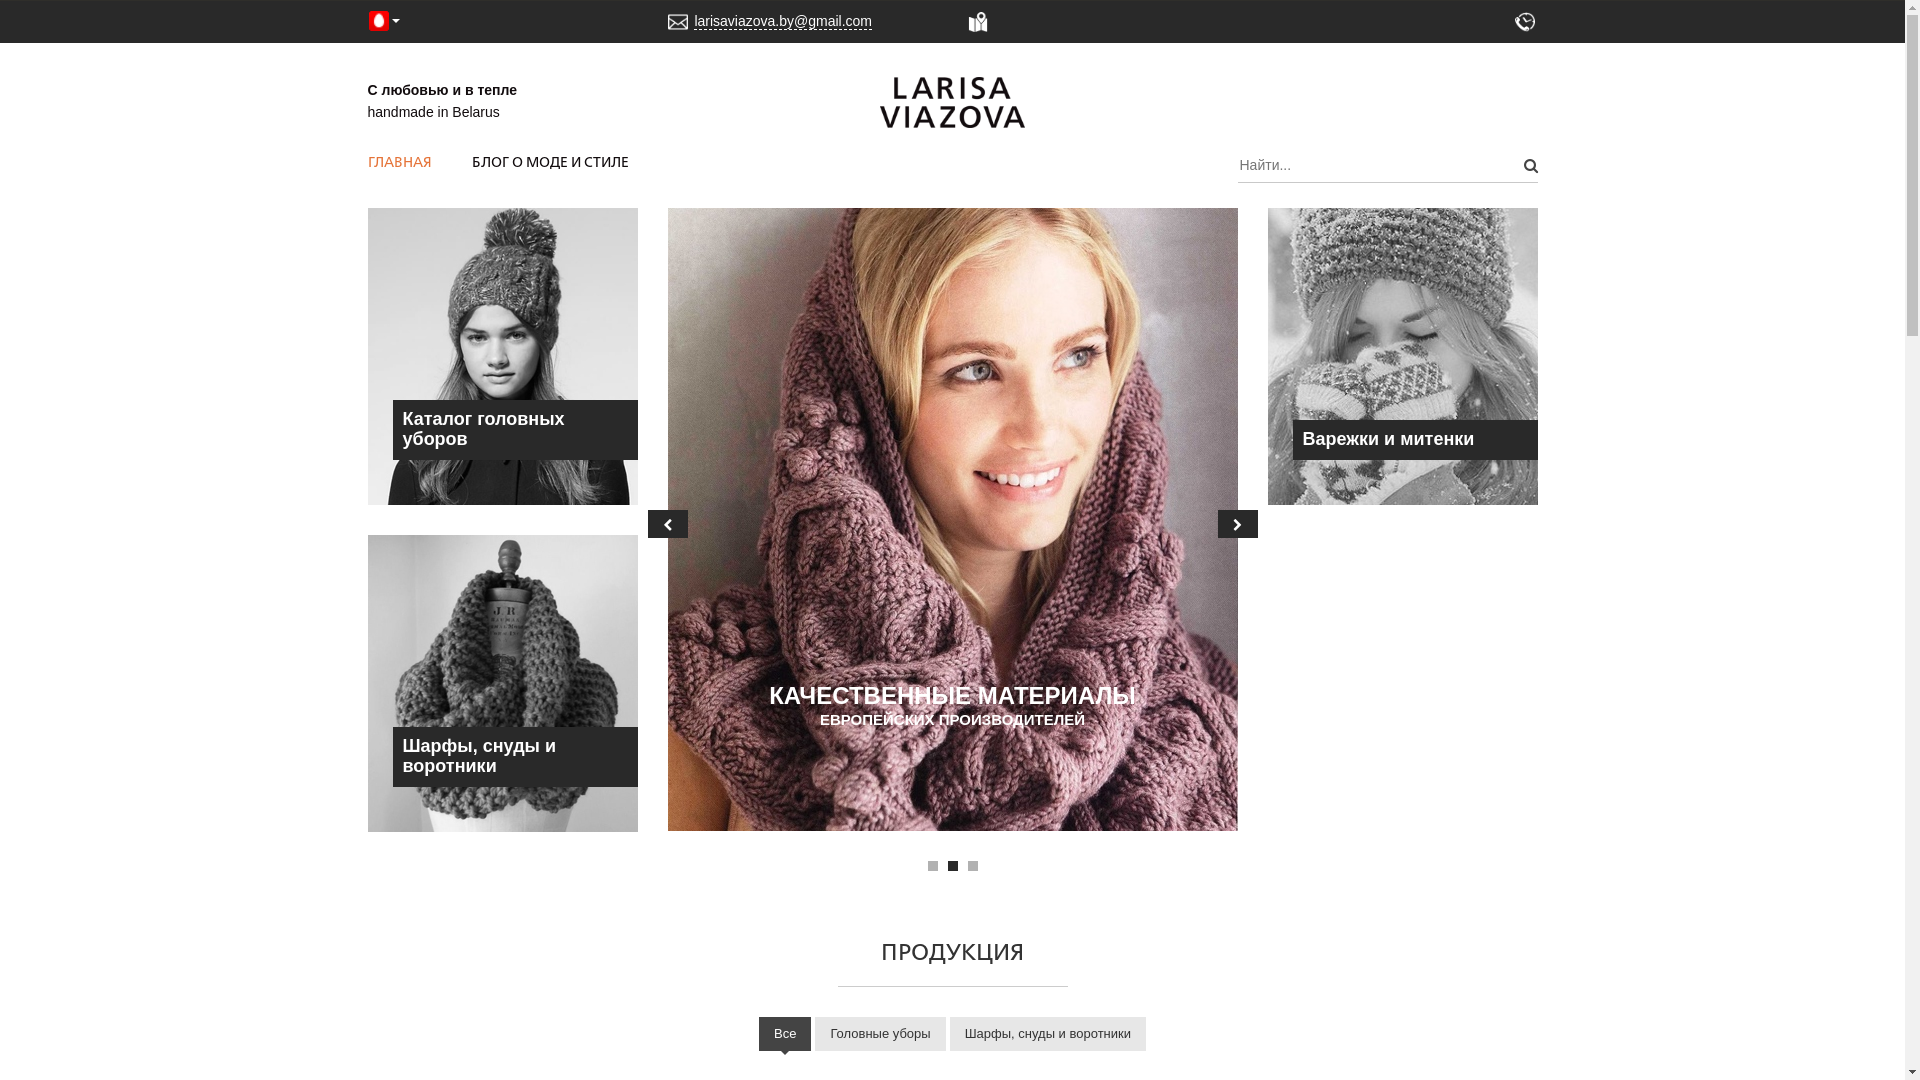 The width and height of the screenshot is (1920, 1080). I want to click on '2', so click(947, 865).